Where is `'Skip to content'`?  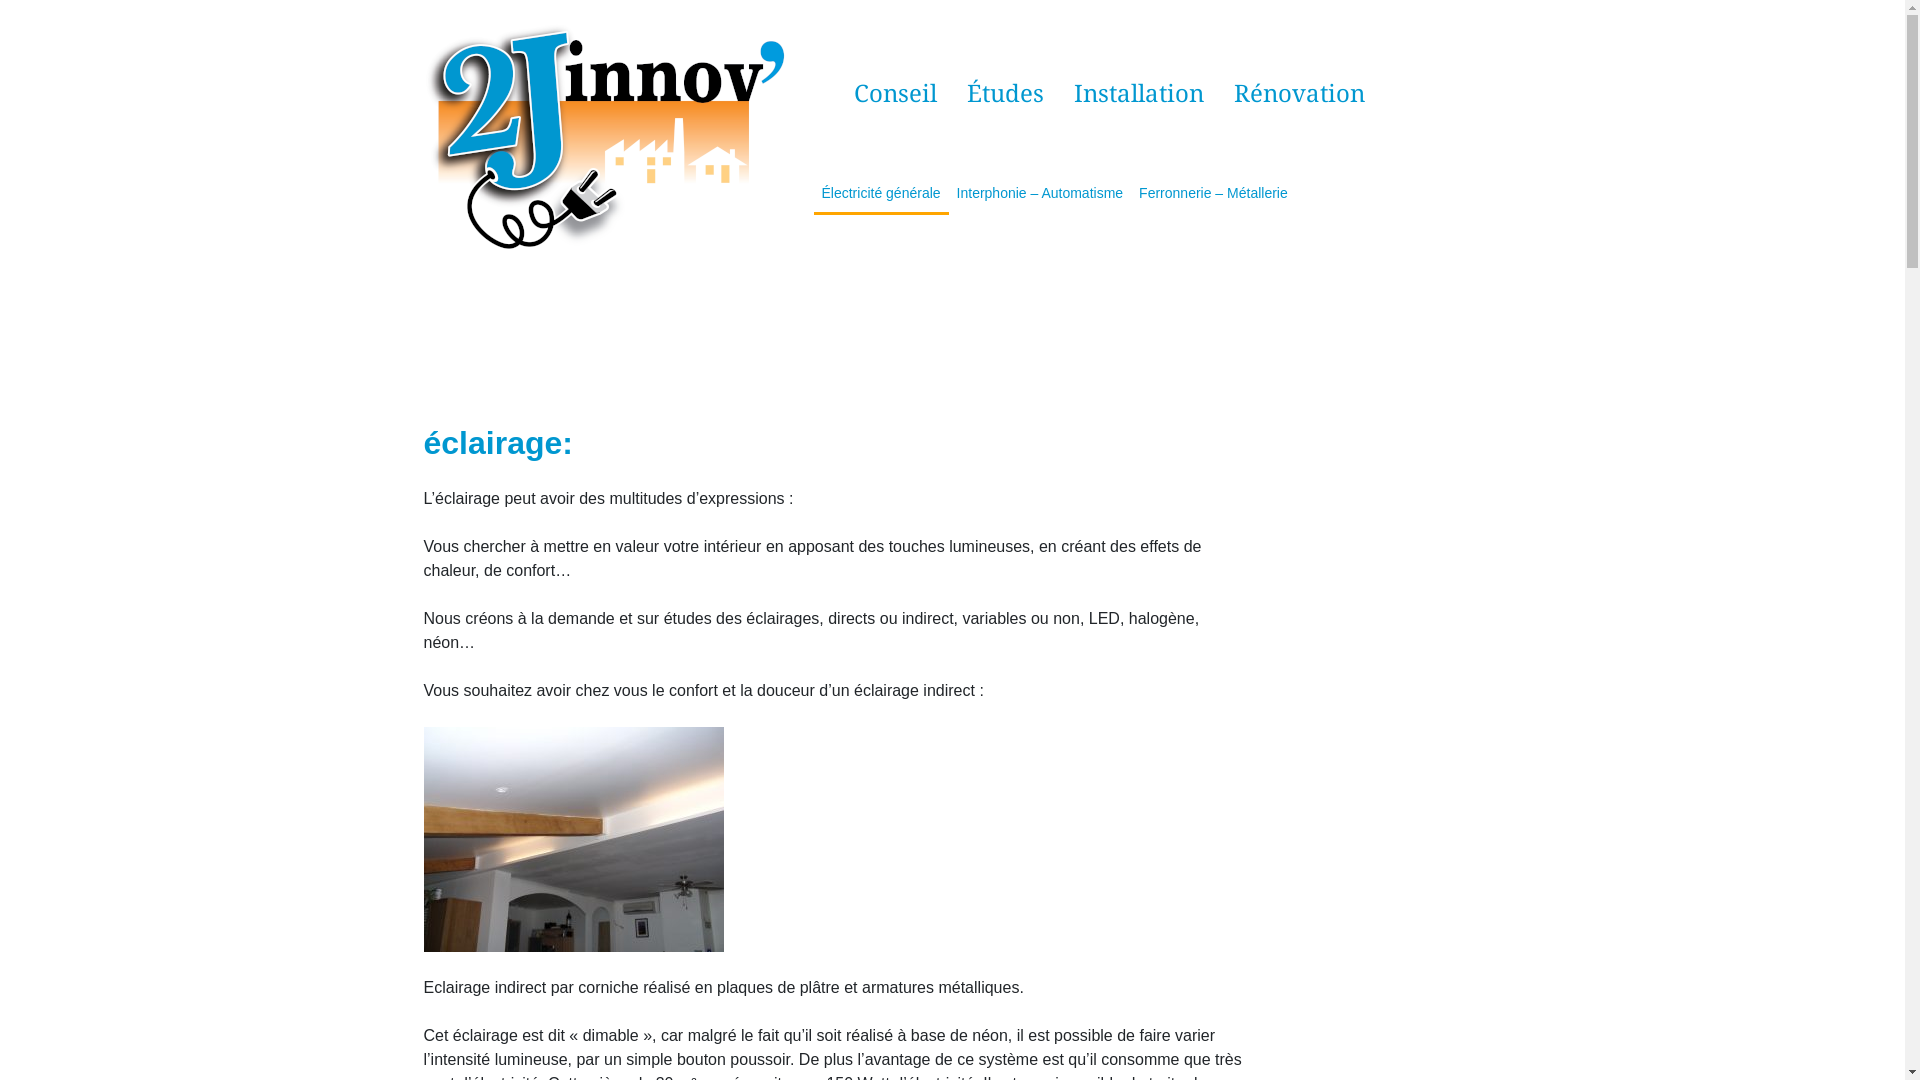
'Skip to content' is located at coordinates (0, 0).